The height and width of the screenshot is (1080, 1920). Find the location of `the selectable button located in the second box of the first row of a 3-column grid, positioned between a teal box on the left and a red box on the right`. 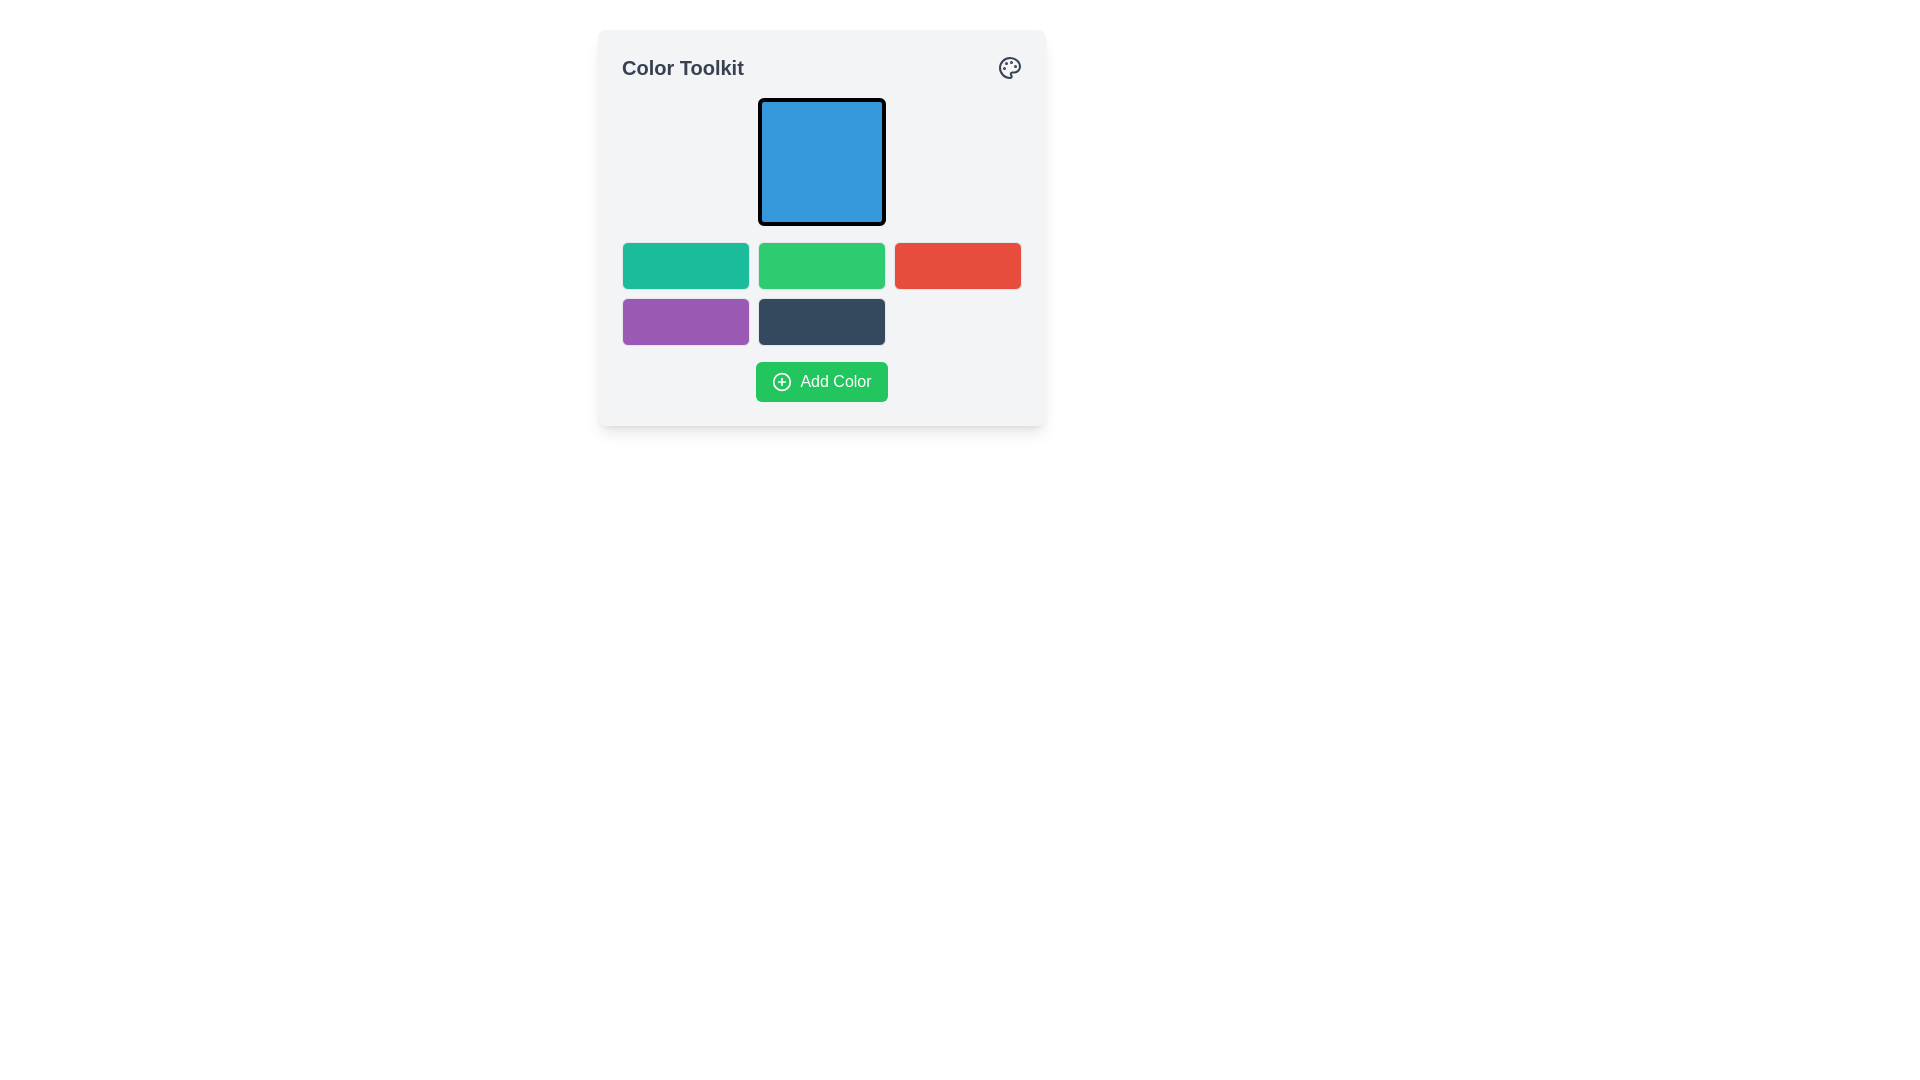

the selectable button located in the second box of the first row of a 3-column grid, positioned between a teal box on the left and a red box on the right is located at coordinates (821, 265).